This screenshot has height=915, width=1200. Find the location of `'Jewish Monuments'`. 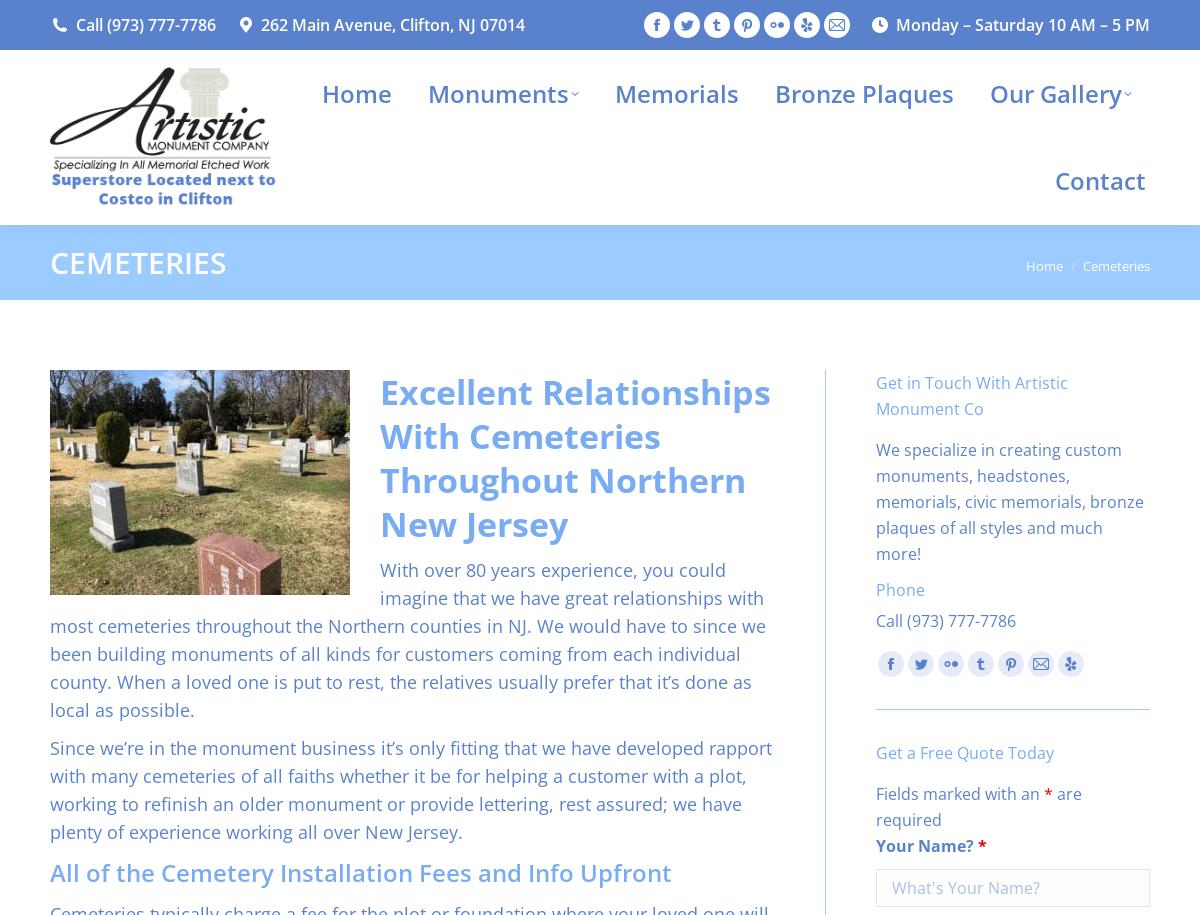

'Jewish Monuments' is located at coordinates (530, 216).